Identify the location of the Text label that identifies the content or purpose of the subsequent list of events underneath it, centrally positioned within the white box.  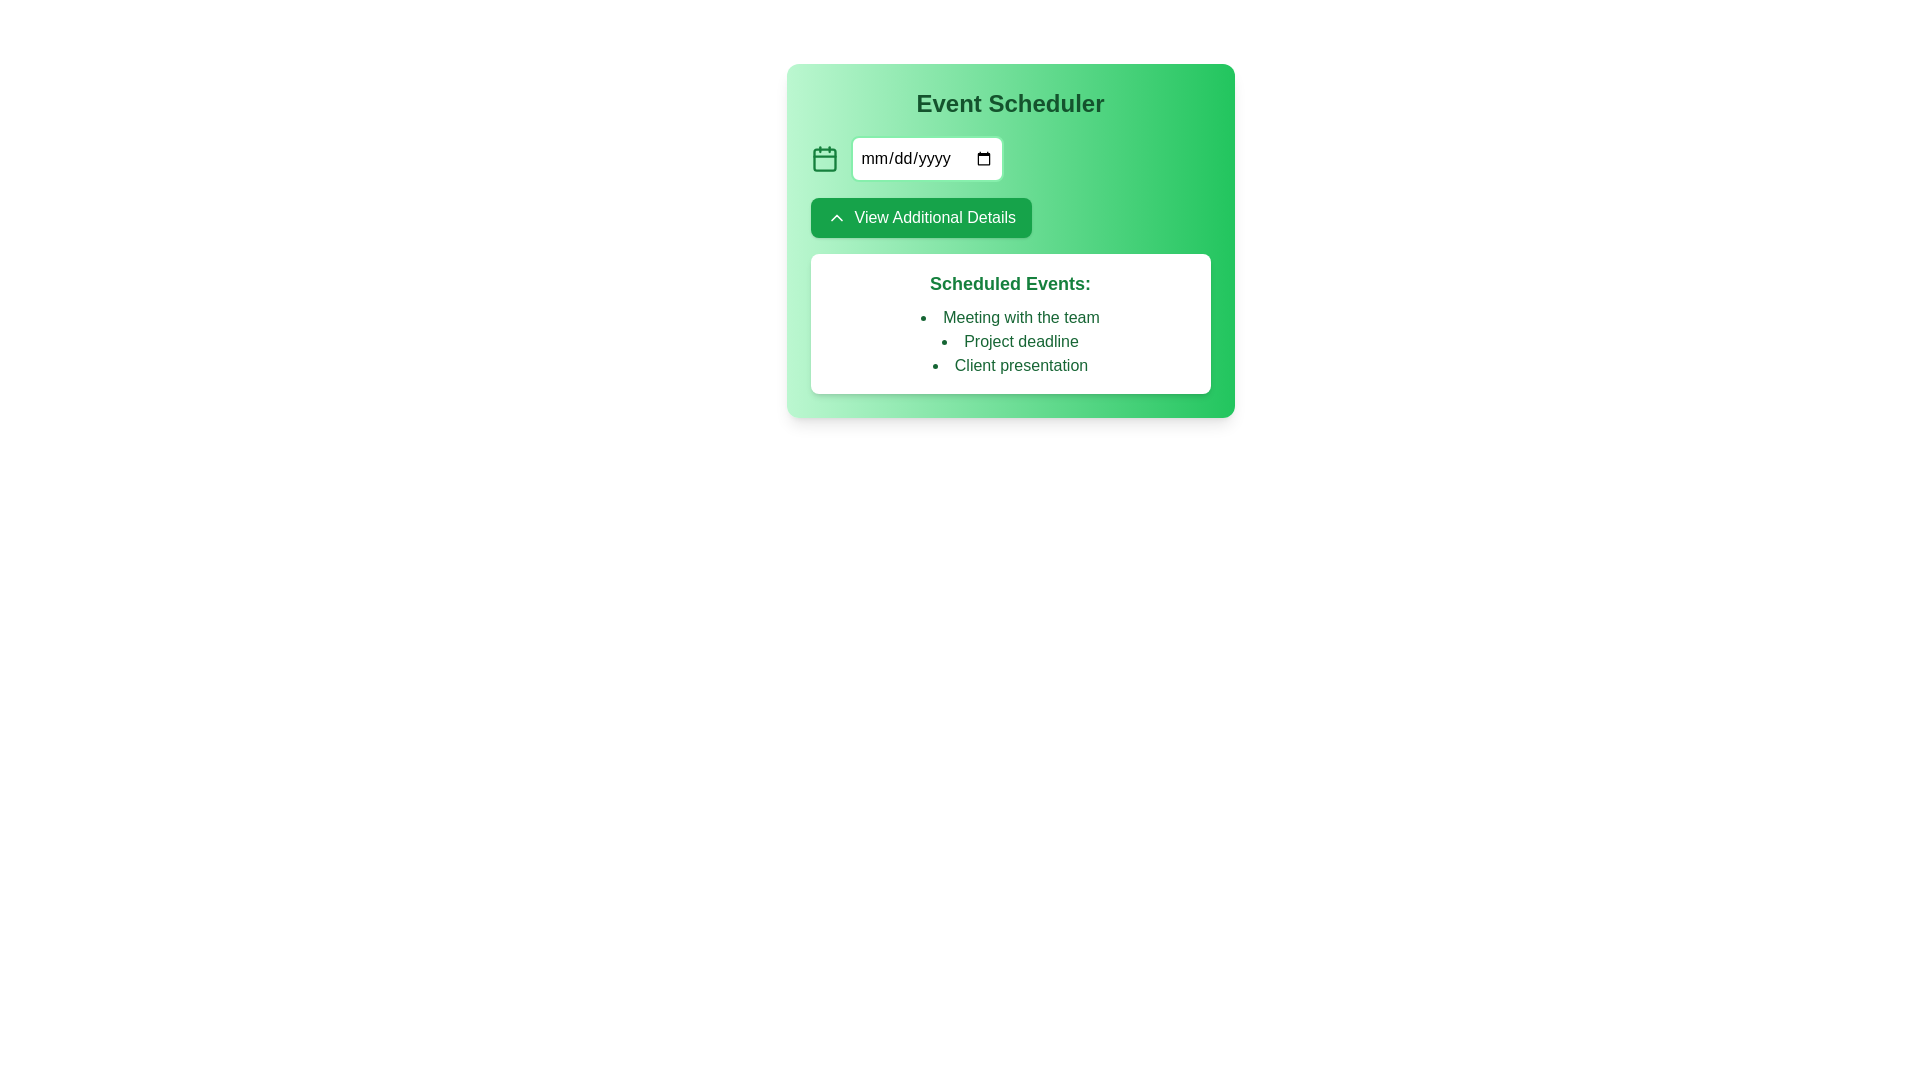
(1010, 284).